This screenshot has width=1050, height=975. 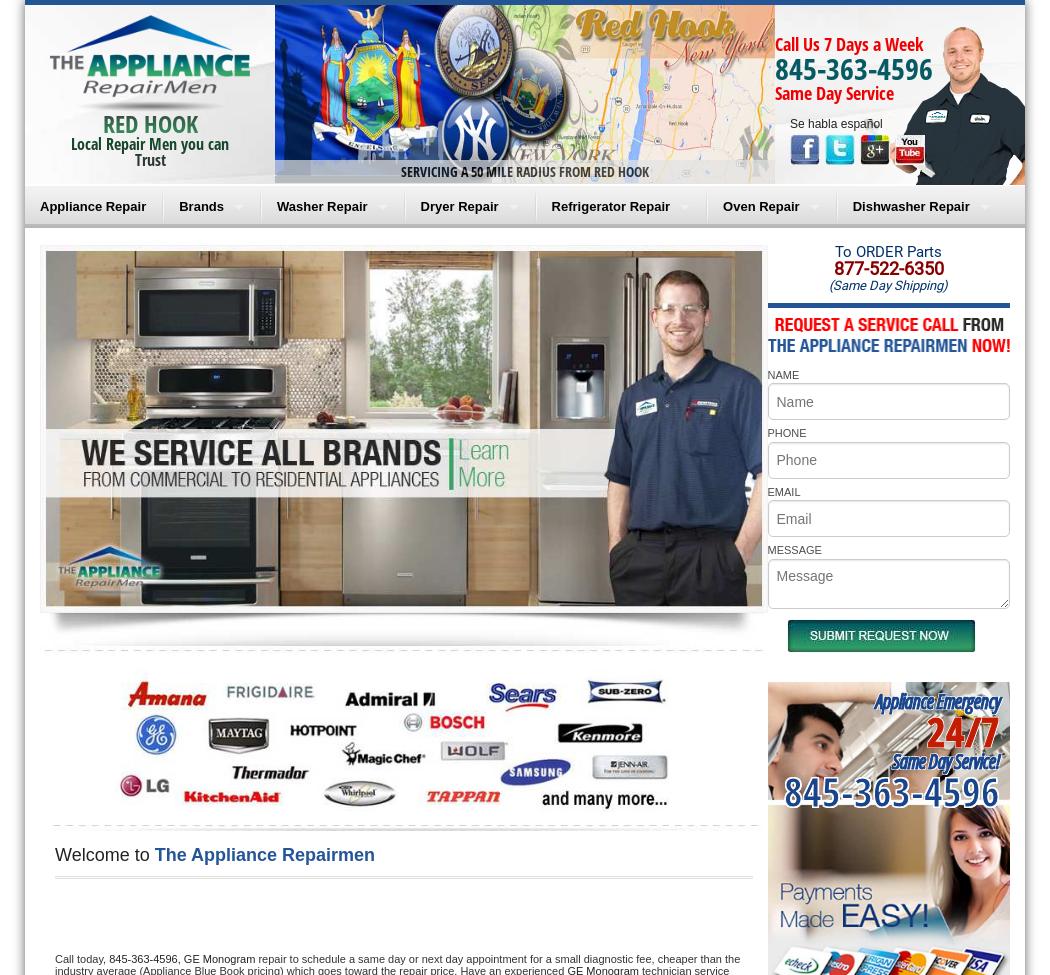 What do you see at coordinates (108, 957) in the screenshot?
I see `'845-363-4596,'` at bounding box center [108, 957].